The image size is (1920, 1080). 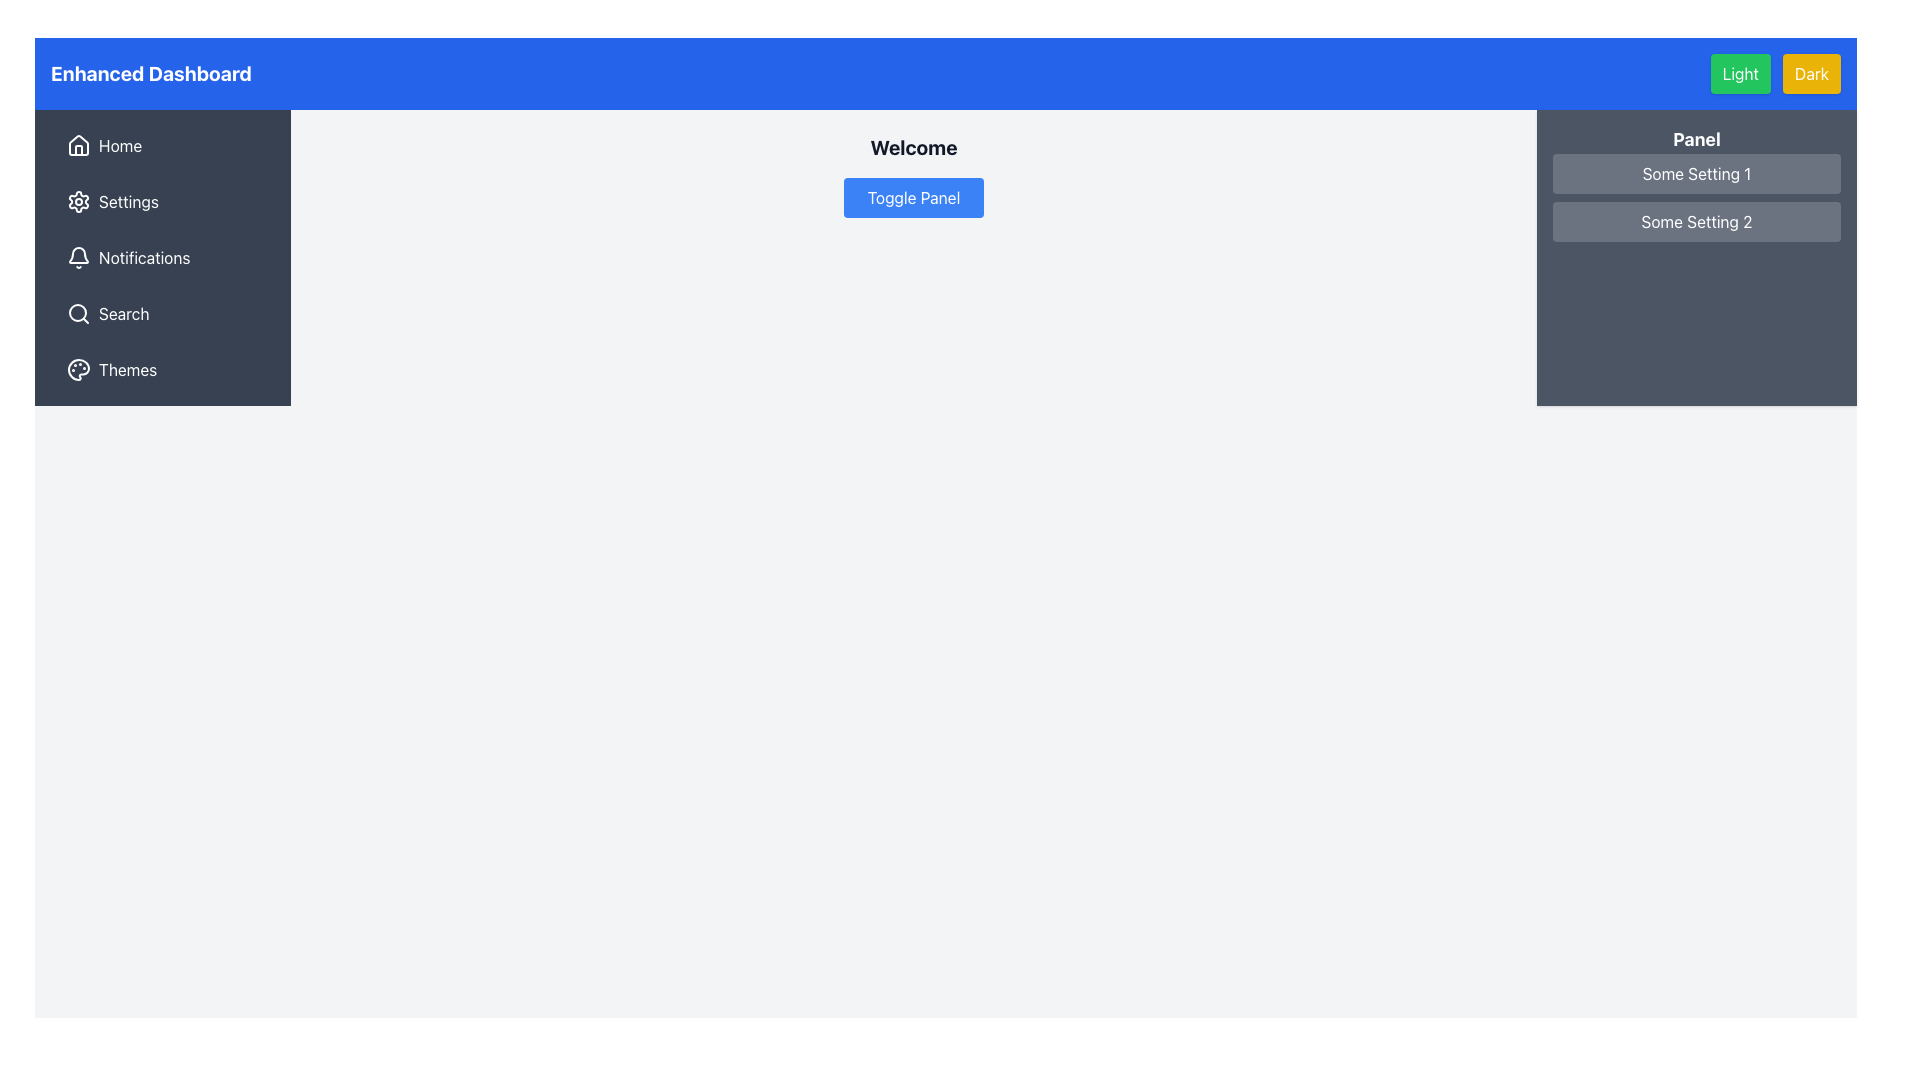 I want to click on the rendered visuals associated with the lower curve of the bell icon in the sidebar menu, which represents the 'Notifications' section, so click(x=78, y=253).